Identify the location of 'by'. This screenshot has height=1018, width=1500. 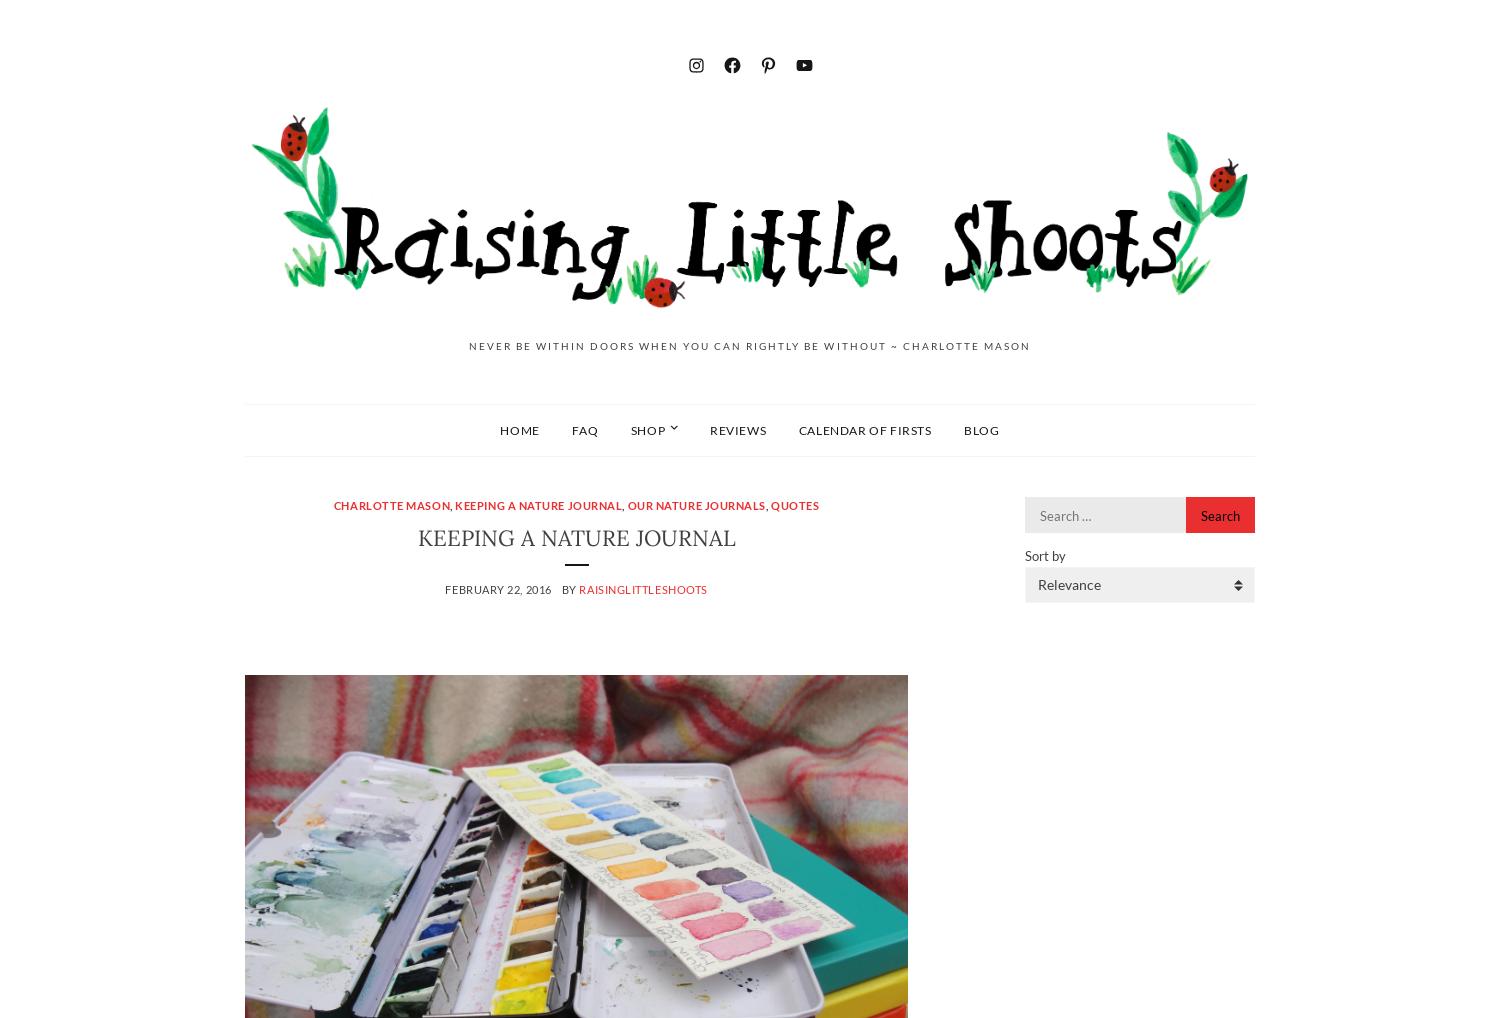
(569, 588).